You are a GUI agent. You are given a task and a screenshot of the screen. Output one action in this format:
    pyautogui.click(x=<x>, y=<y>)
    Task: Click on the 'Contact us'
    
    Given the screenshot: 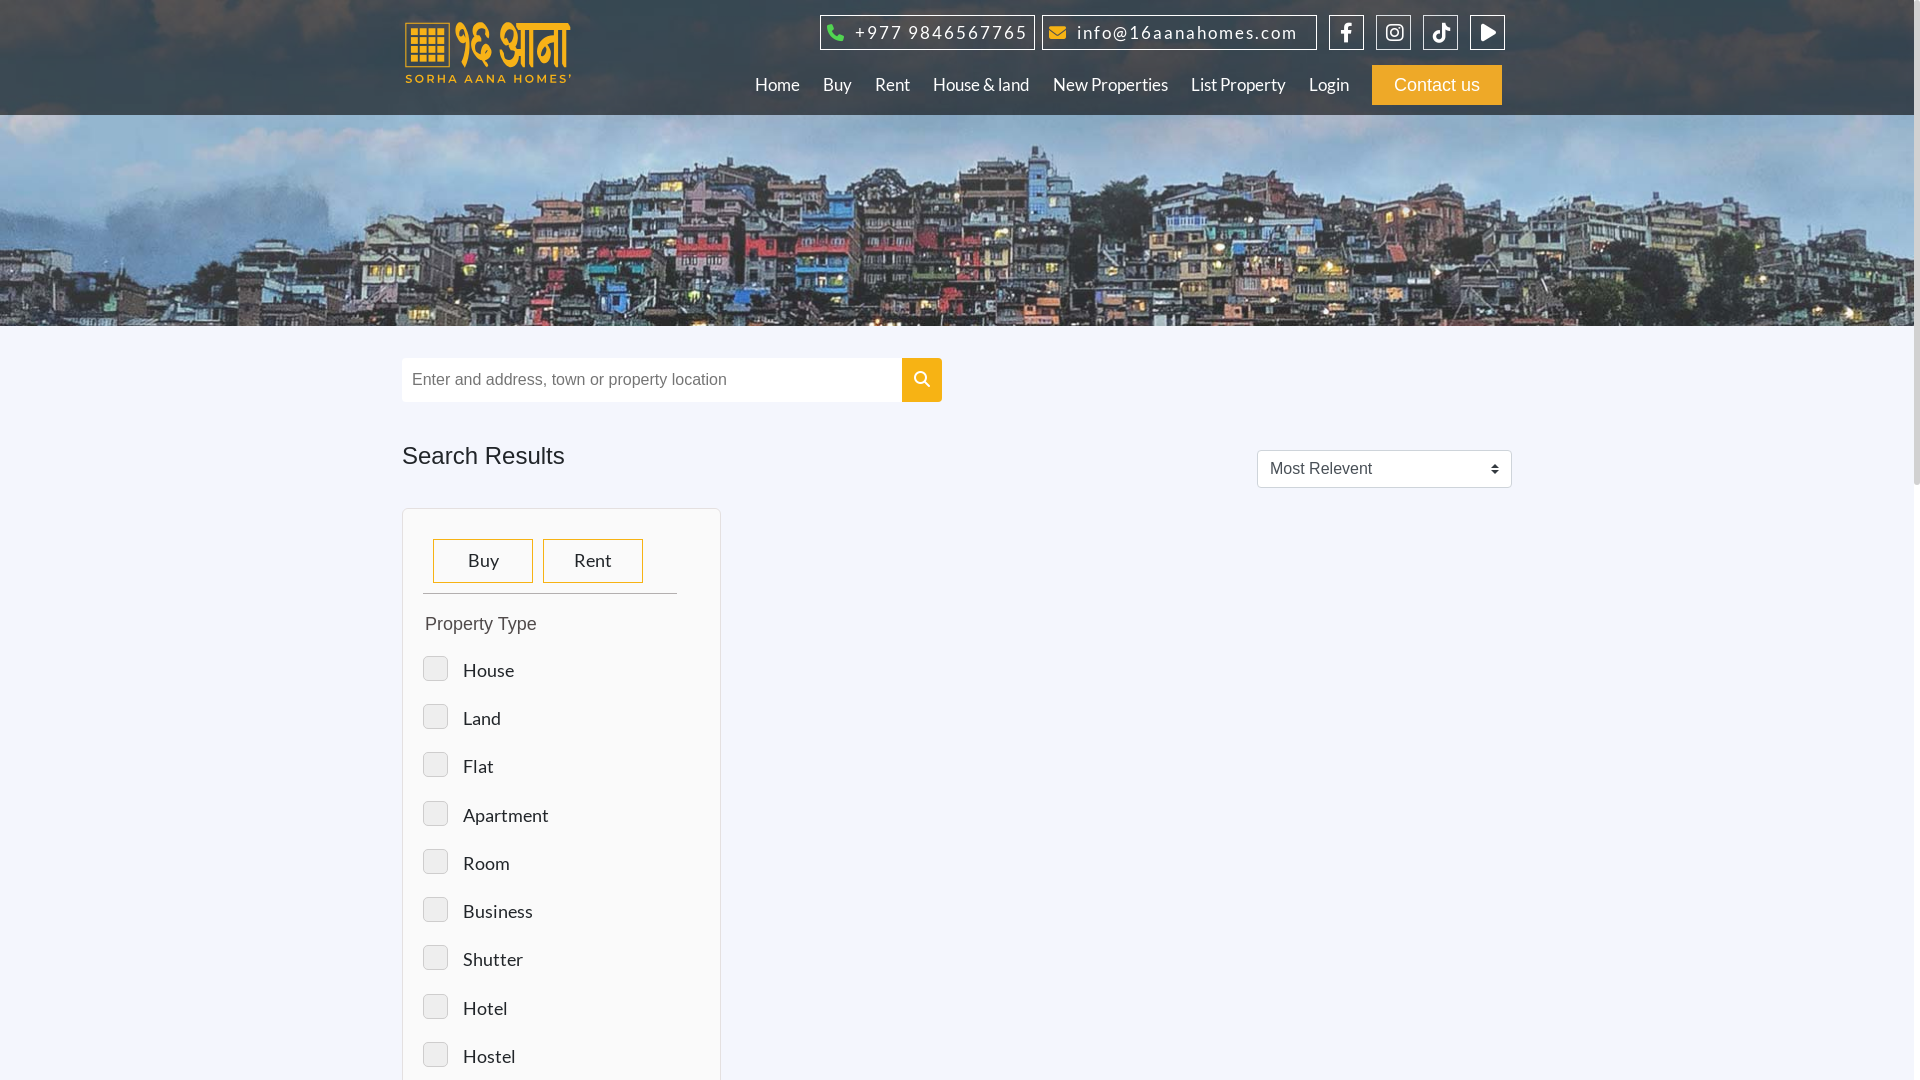 What is the action you would take?
    pyautogui.click(x=1435, y=83)
    